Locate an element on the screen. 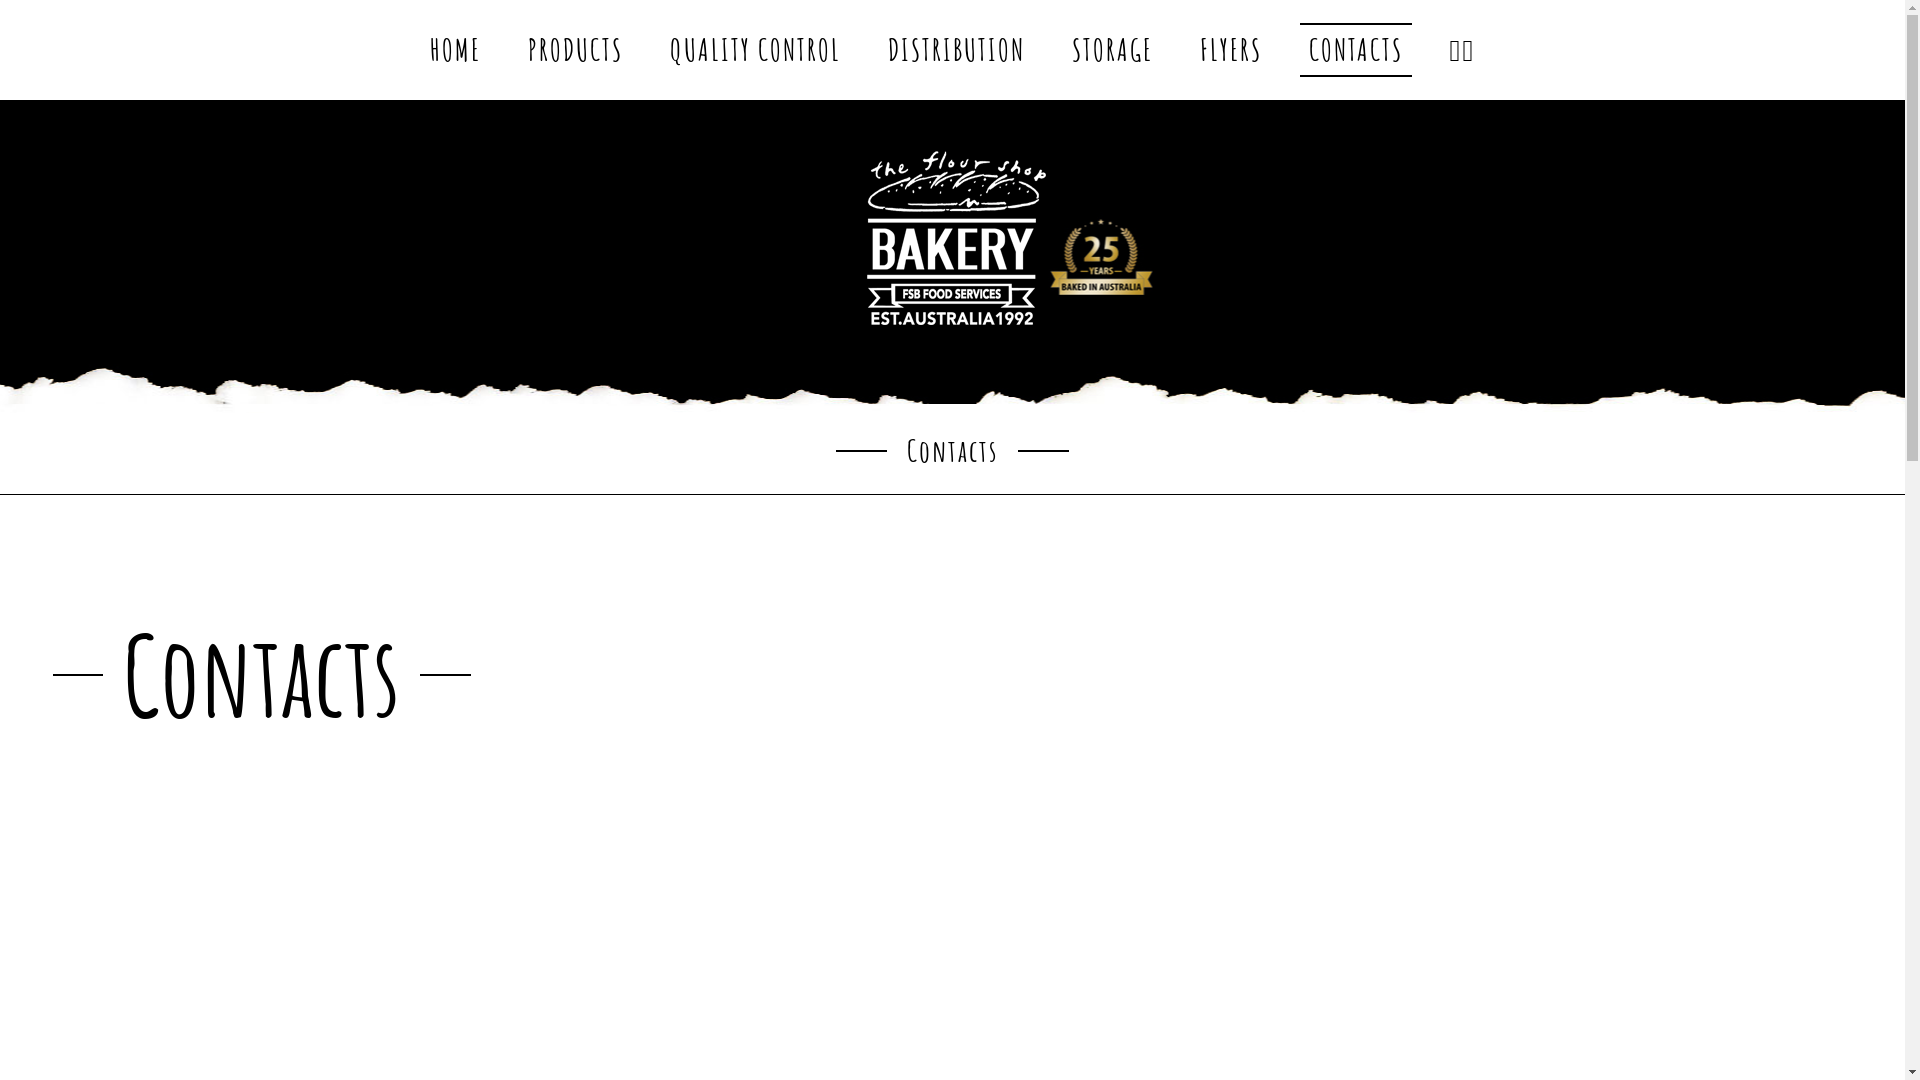 This screenshot has width=1920, height=1080. 'QUALITY CONTROL' is located at coordinates (754, 49).